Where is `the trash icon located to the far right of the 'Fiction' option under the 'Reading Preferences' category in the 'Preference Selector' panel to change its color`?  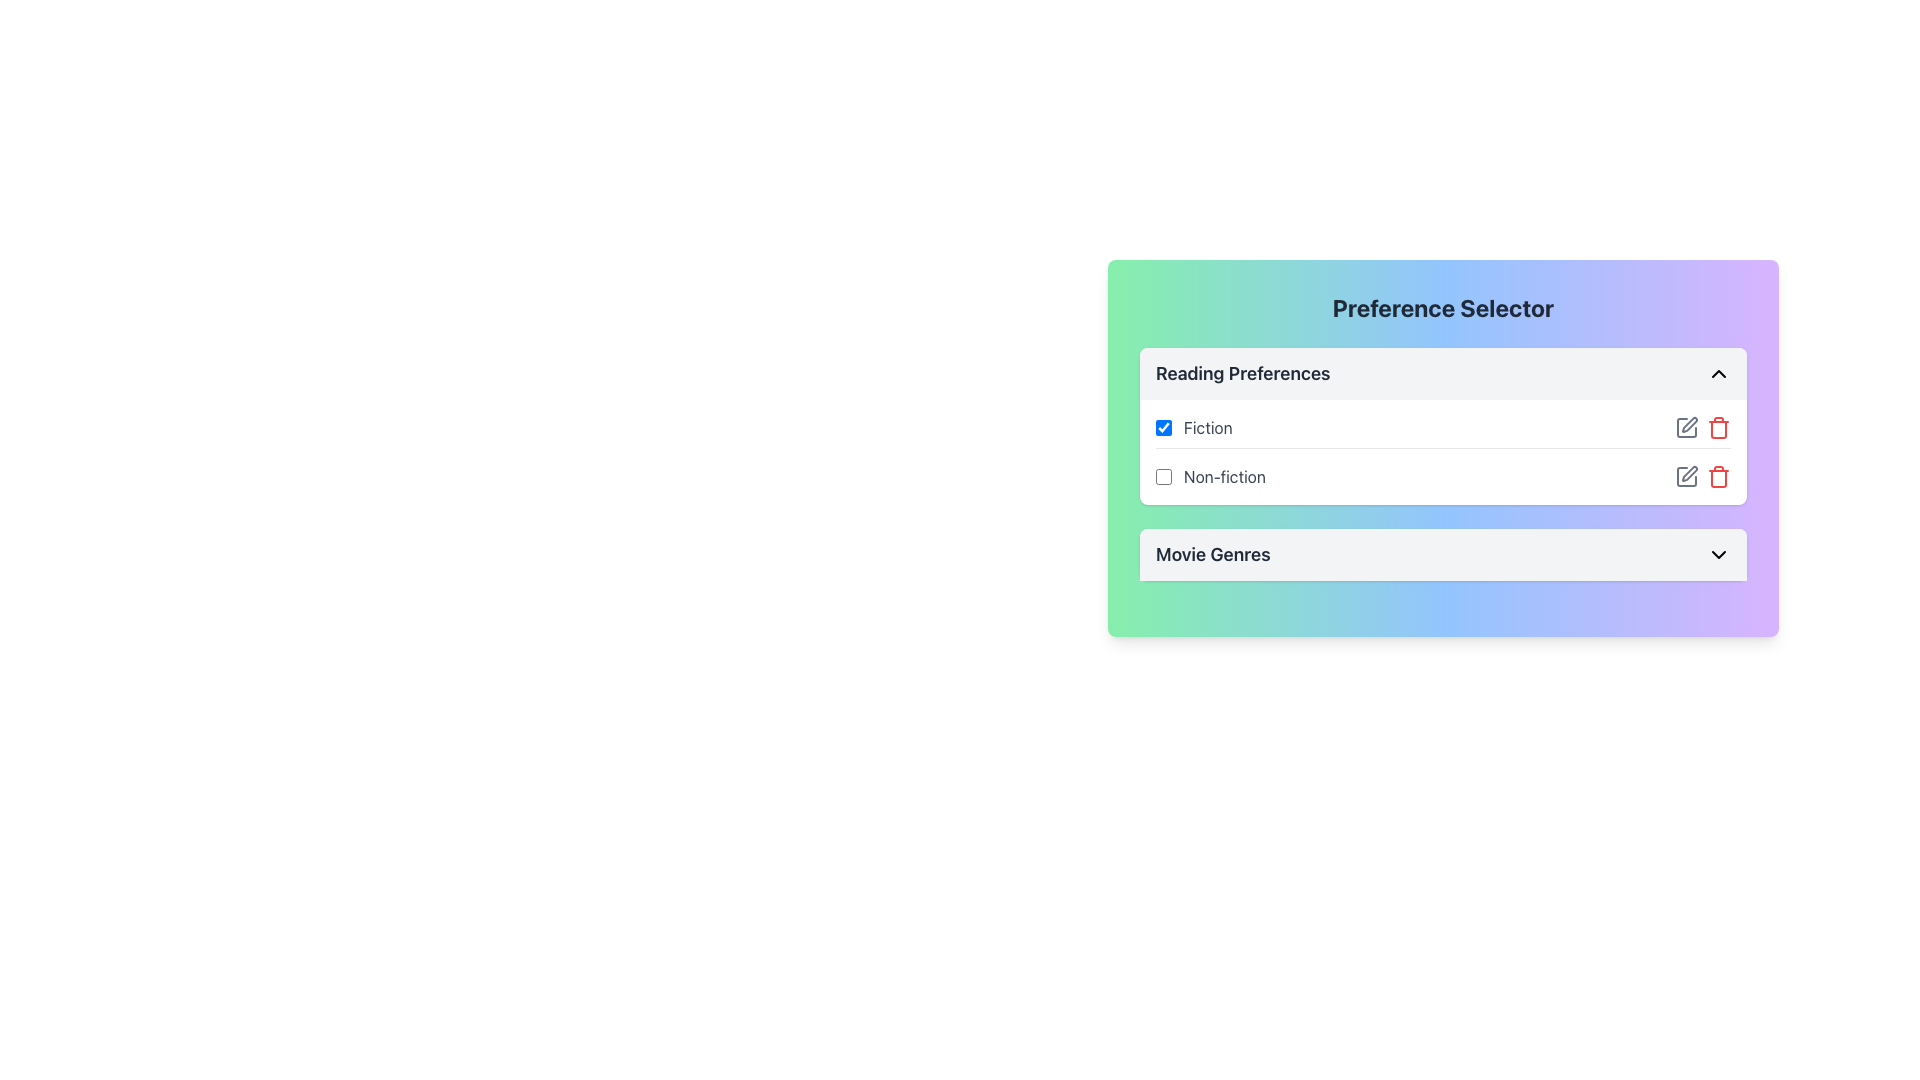
the trash icon located to the far right of the 'Fiction' option under the 'Reading Preferences' category in the 'Preference Selector' panel to change its color is located at coordinates (1717, 427).